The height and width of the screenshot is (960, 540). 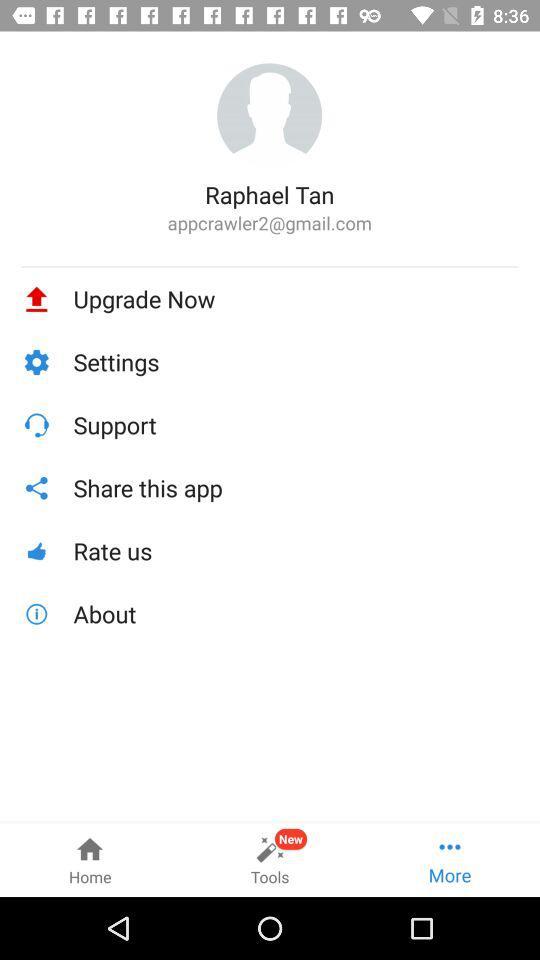 I want to click on the raphael tan icon, so click(x=269, y=194).